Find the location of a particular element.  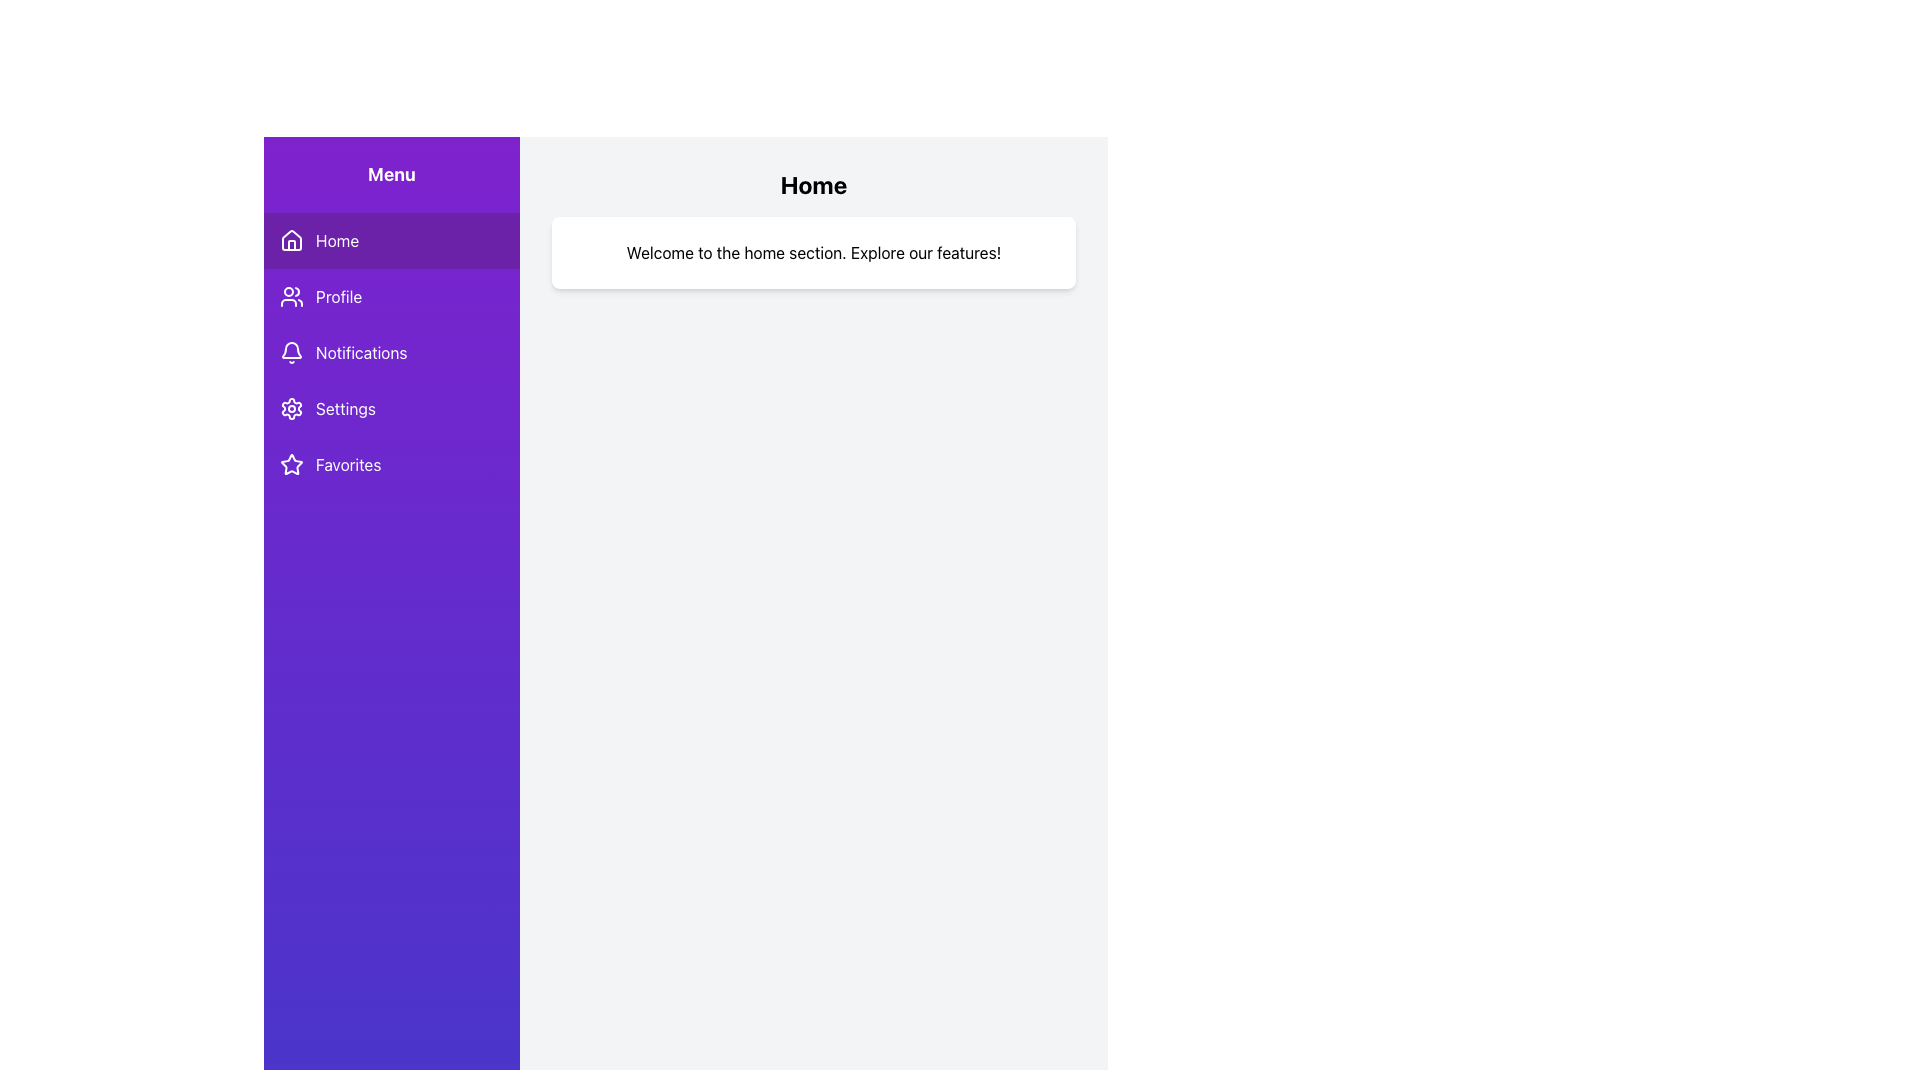

the gear-like settings icon with a white outline on a purple background, located fourth from the top in the vertical menu list is located at coordinates (291, 407).